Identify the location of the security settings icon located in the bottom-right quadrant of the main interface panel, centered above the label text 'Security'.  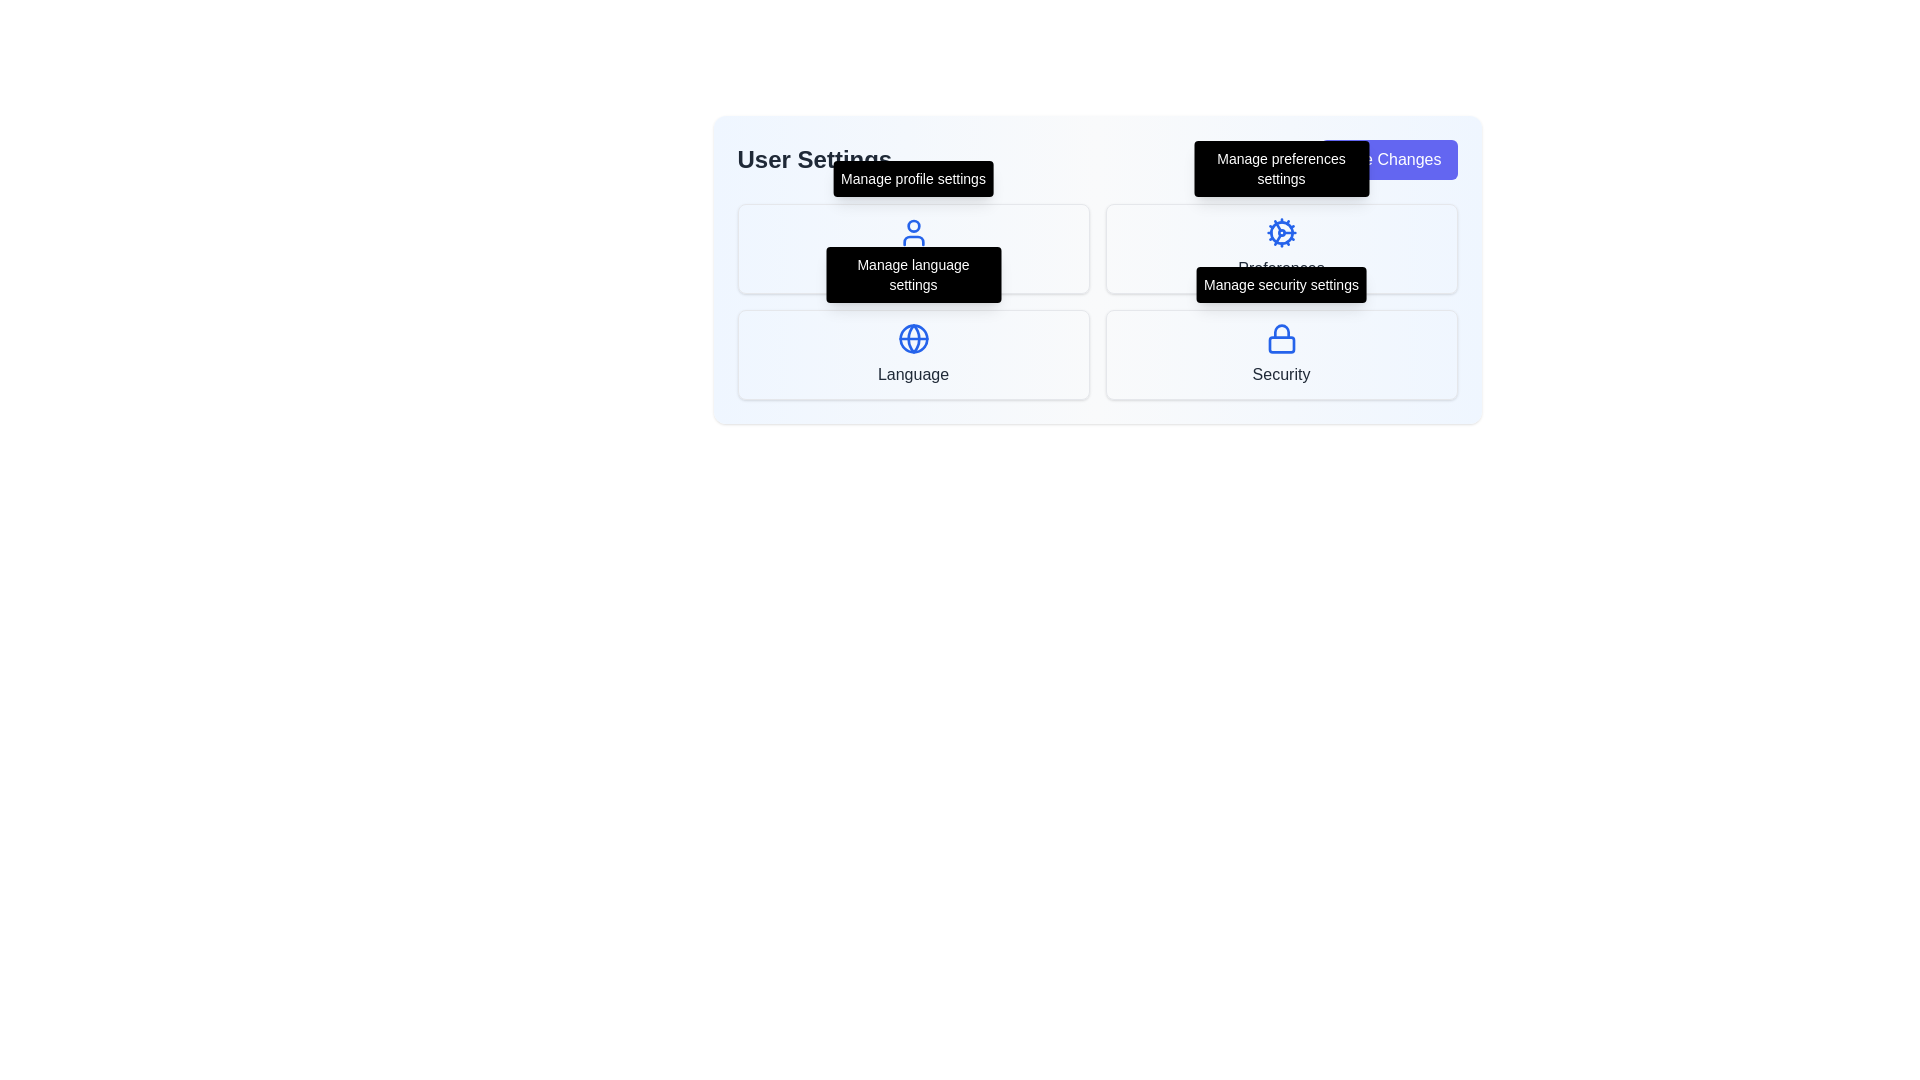
(1281, 338).